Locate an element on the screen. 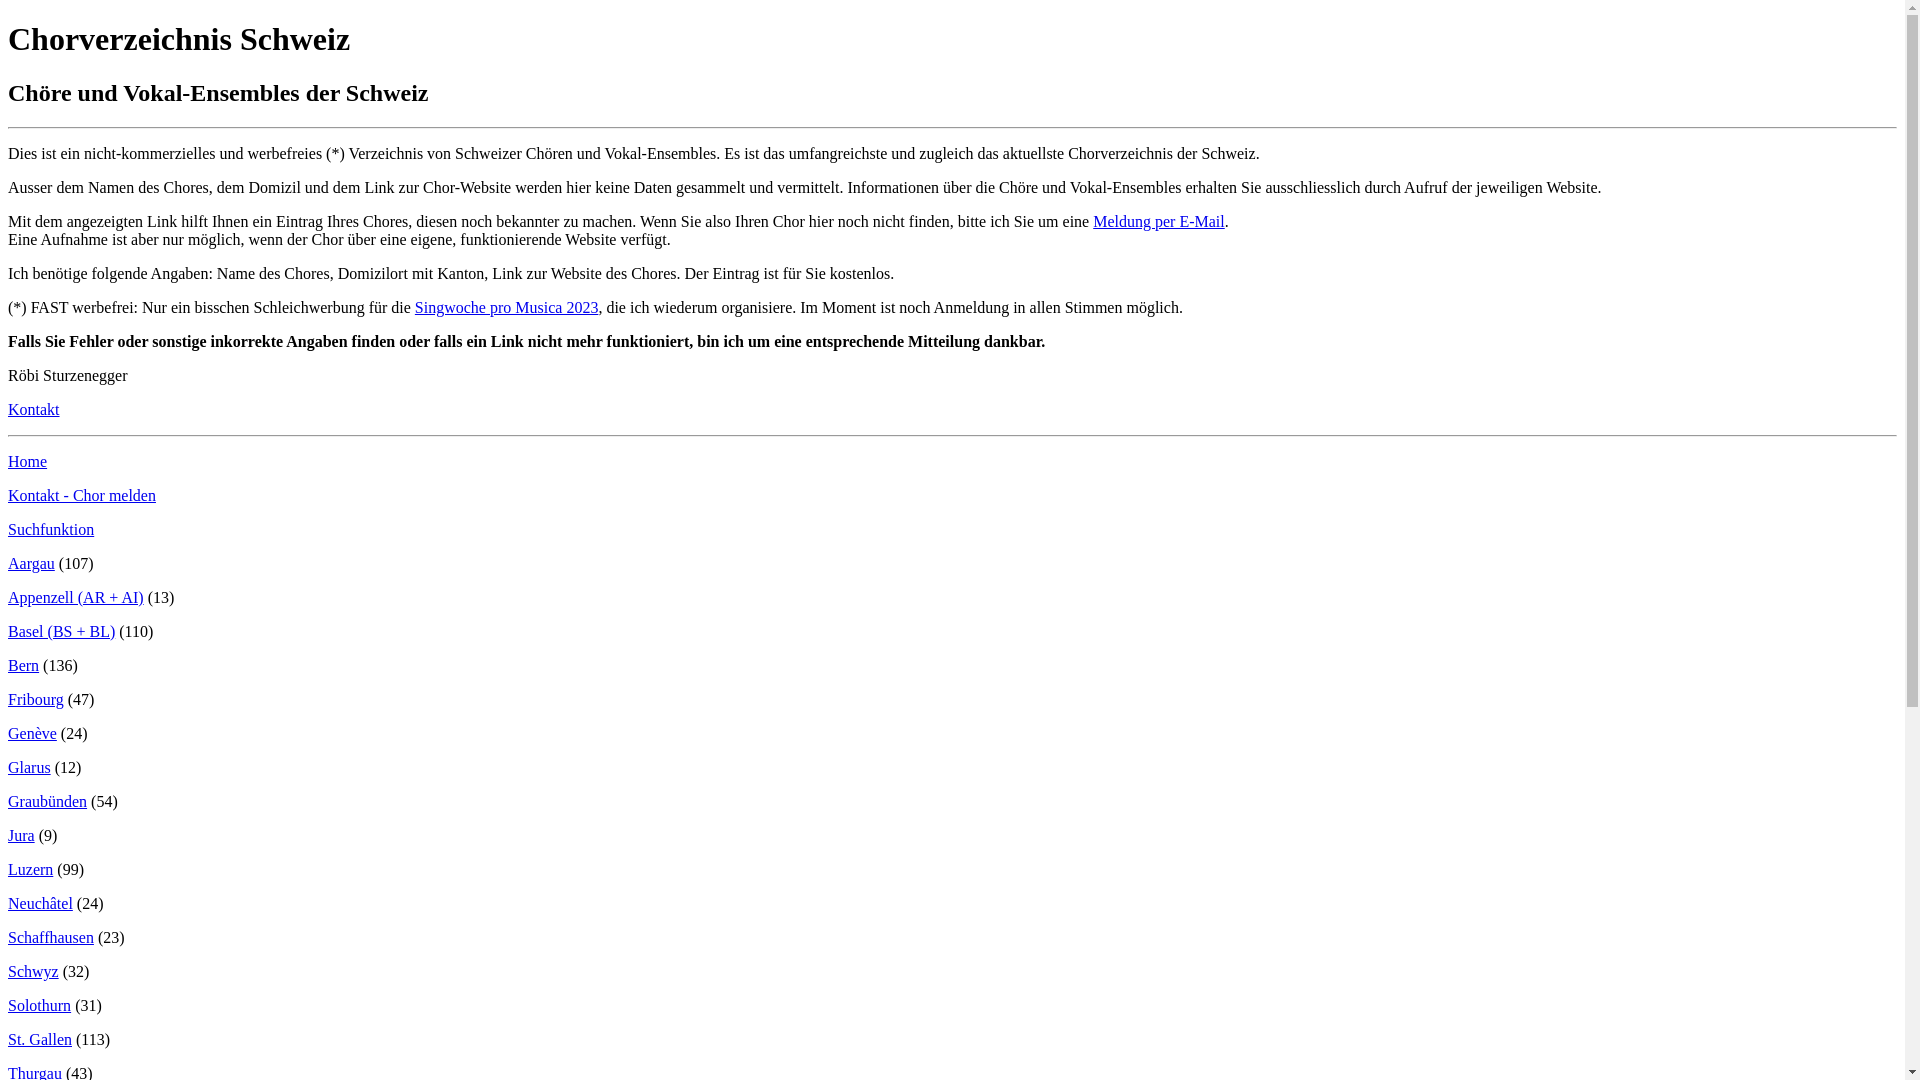  'Suchfunktion' is located at coordinates (51, 528).